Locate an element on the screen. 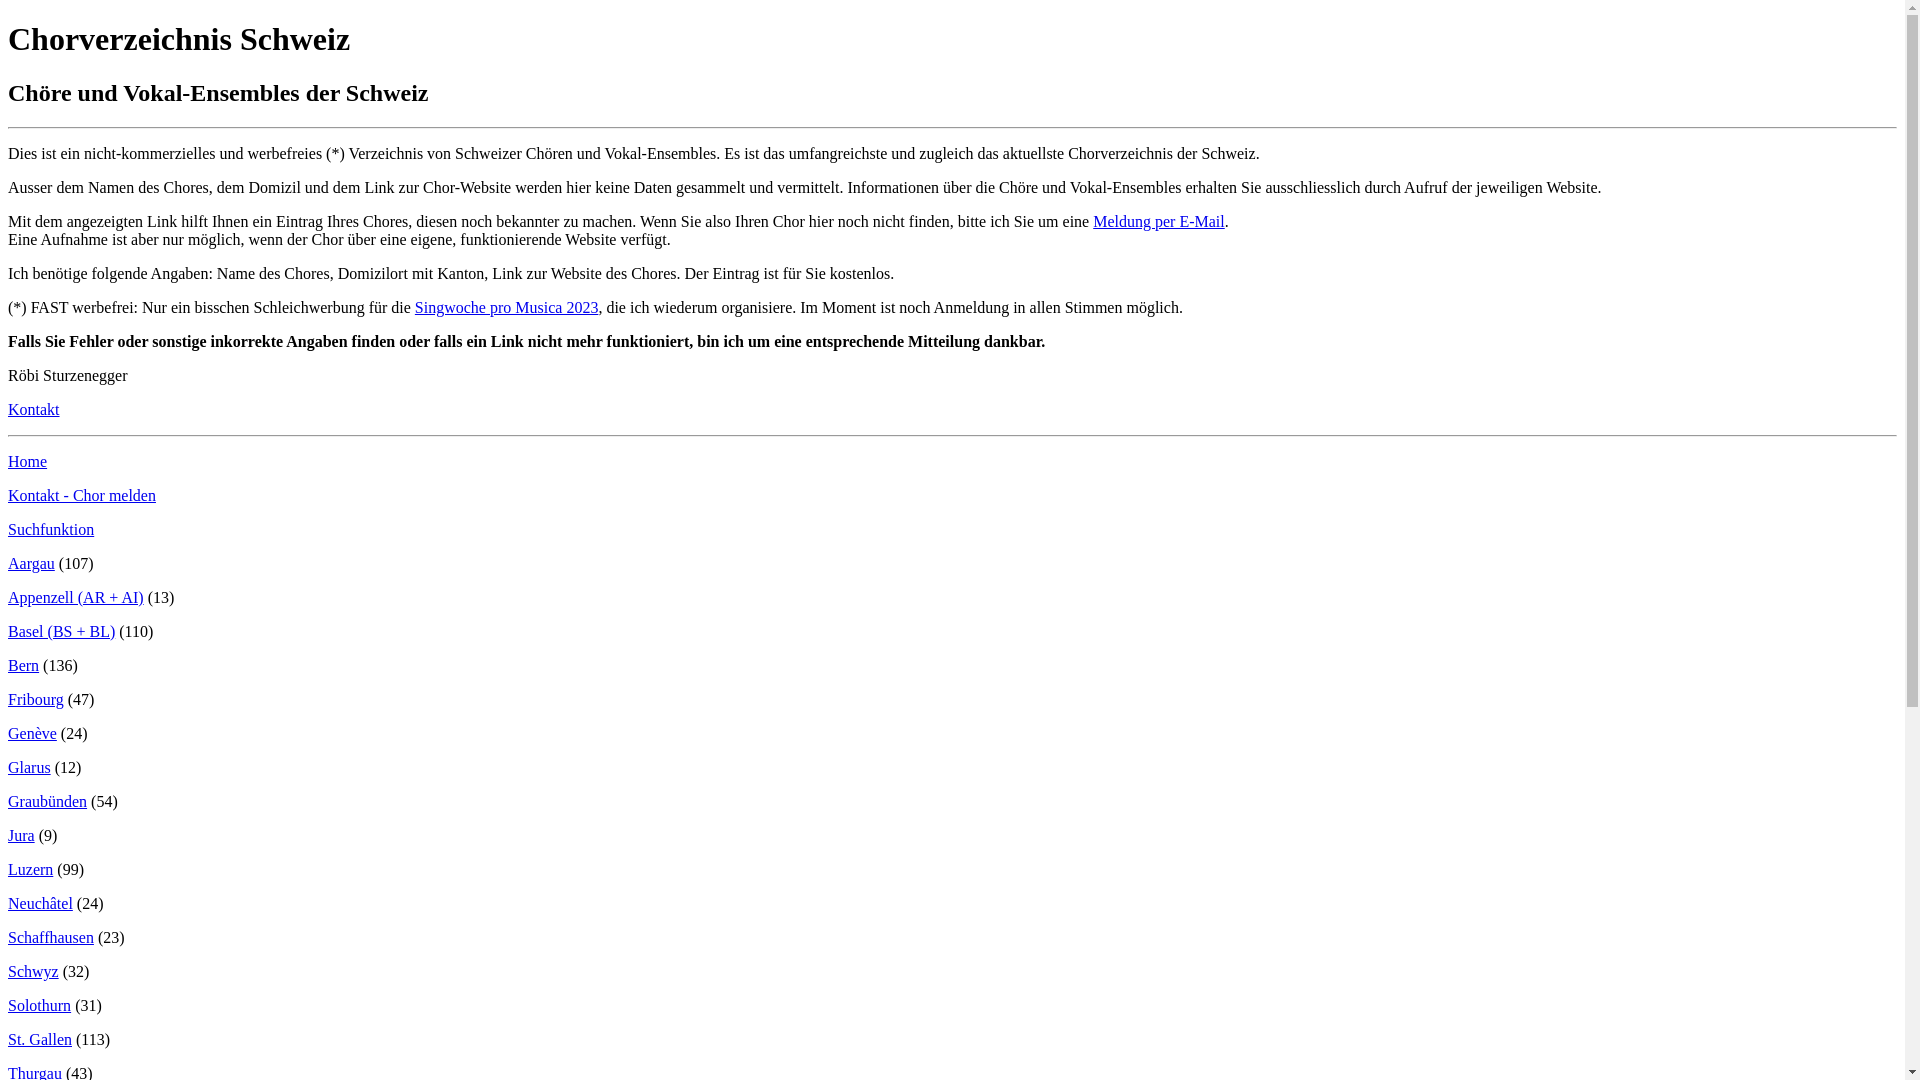  'Suchfunktion' is located at coordinates (51, 528).